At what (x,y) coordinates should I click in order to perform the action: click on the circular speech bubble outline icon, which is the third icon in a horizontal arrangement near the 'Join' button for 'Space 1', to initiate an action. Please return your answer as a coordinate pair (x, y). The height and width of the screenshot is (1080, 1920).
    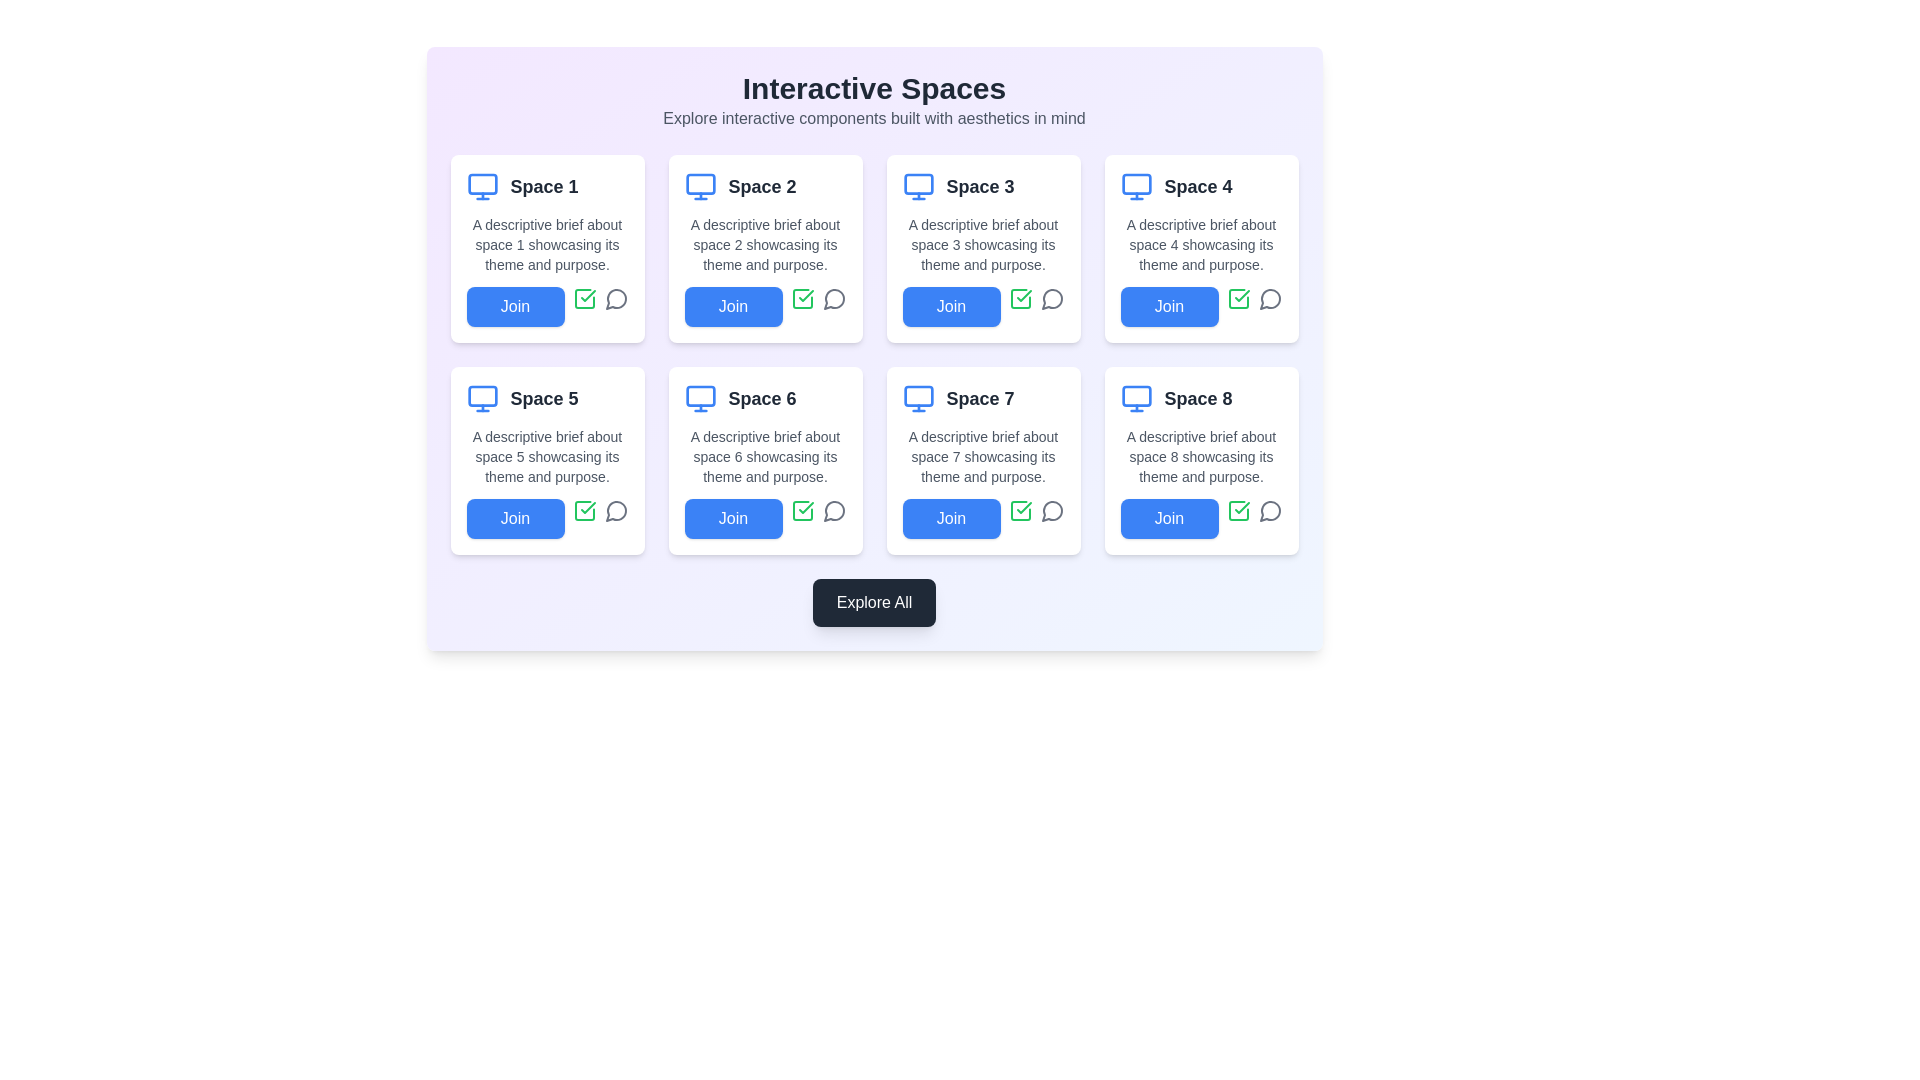
    Looking at the image, I should click on (615, 299).